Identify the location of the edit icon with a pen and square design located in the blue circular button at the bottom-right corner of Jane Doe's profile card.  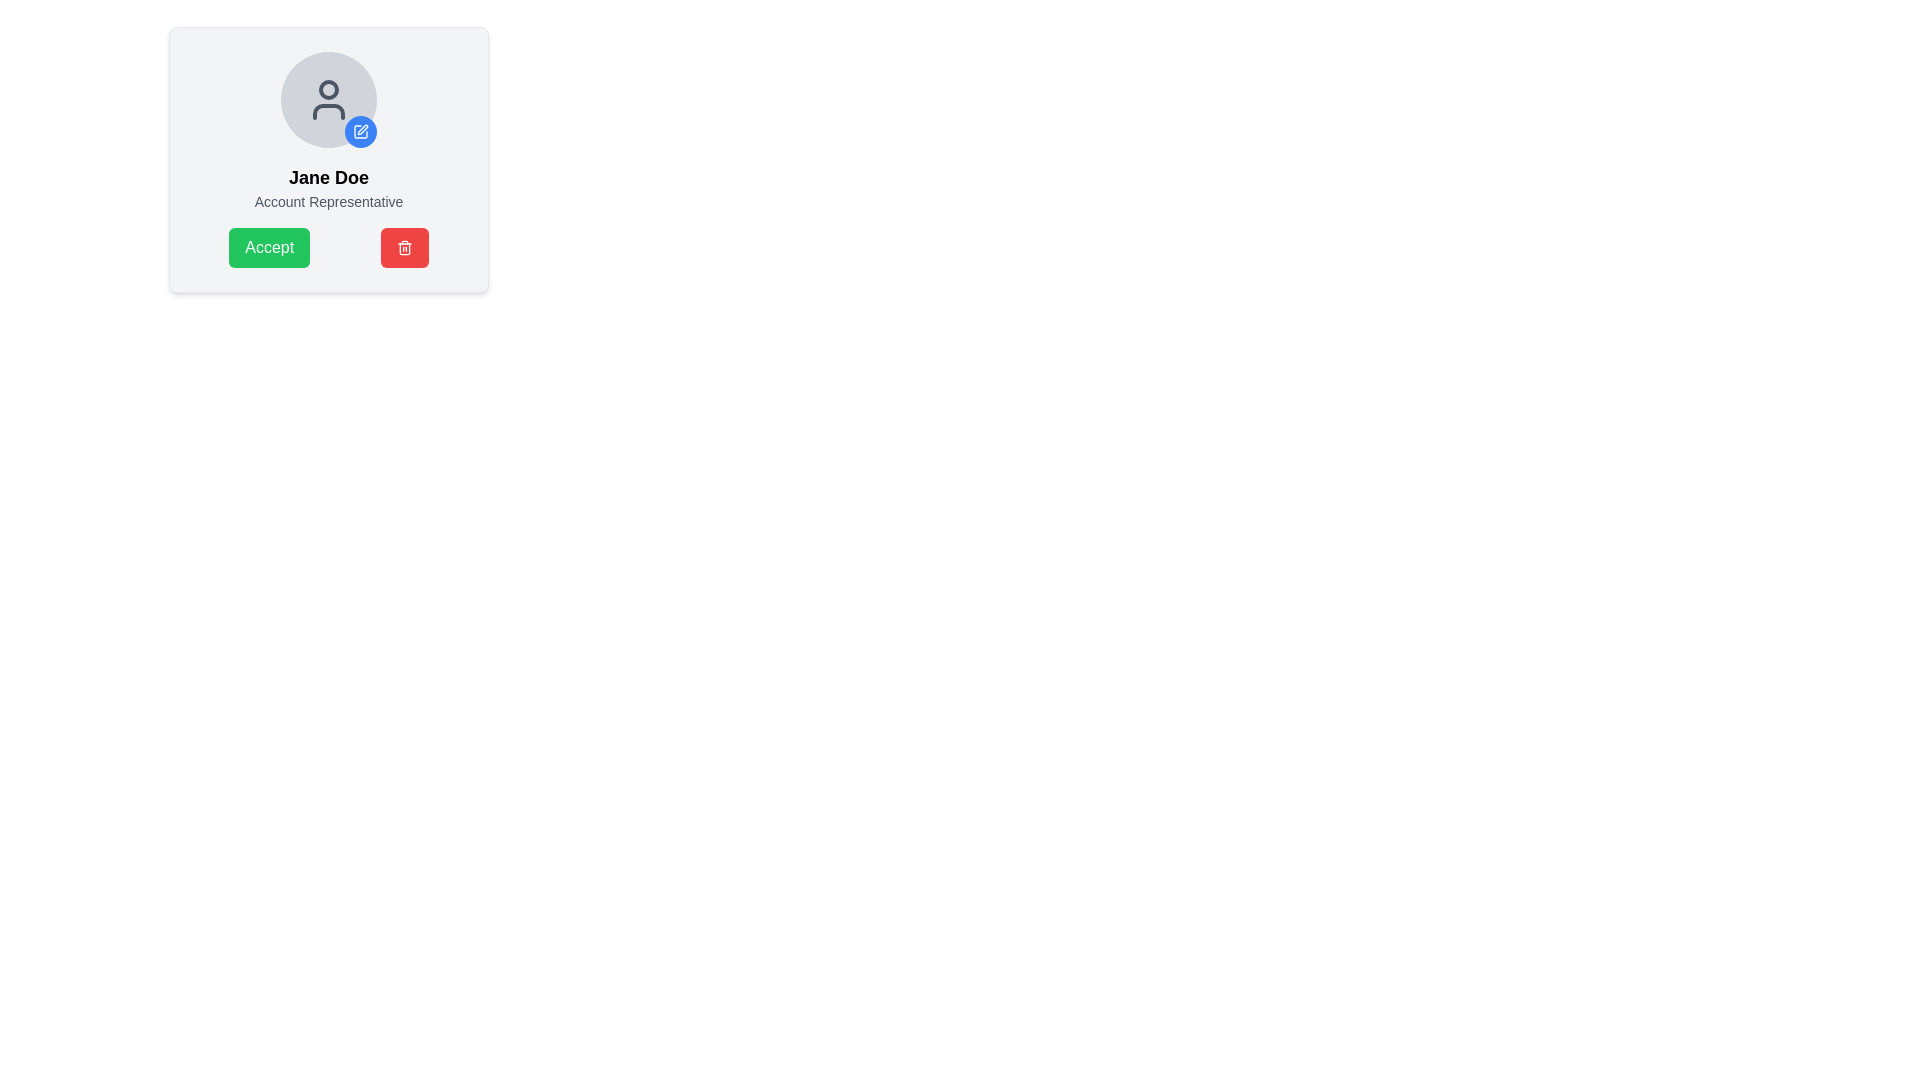
(360, 131).